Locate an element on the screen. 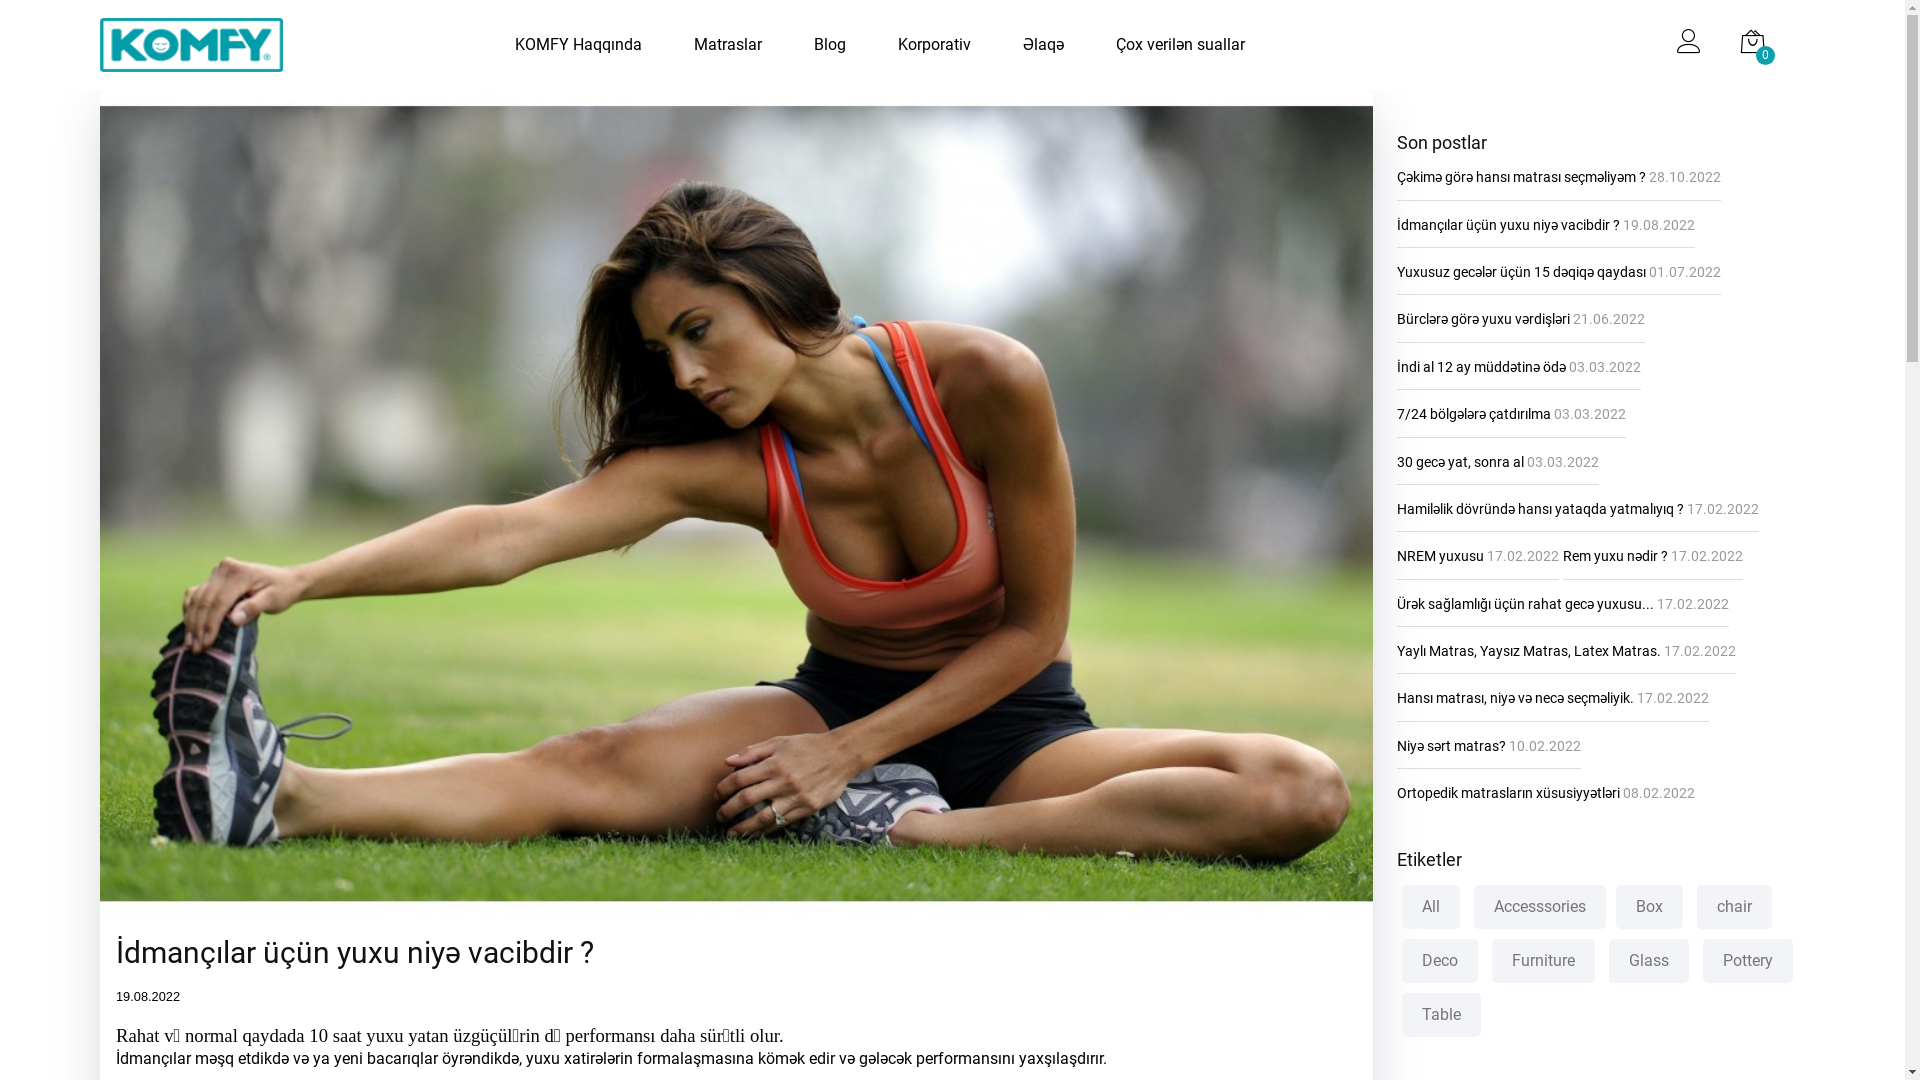  'Blog' is located at coordinates (811, 45).